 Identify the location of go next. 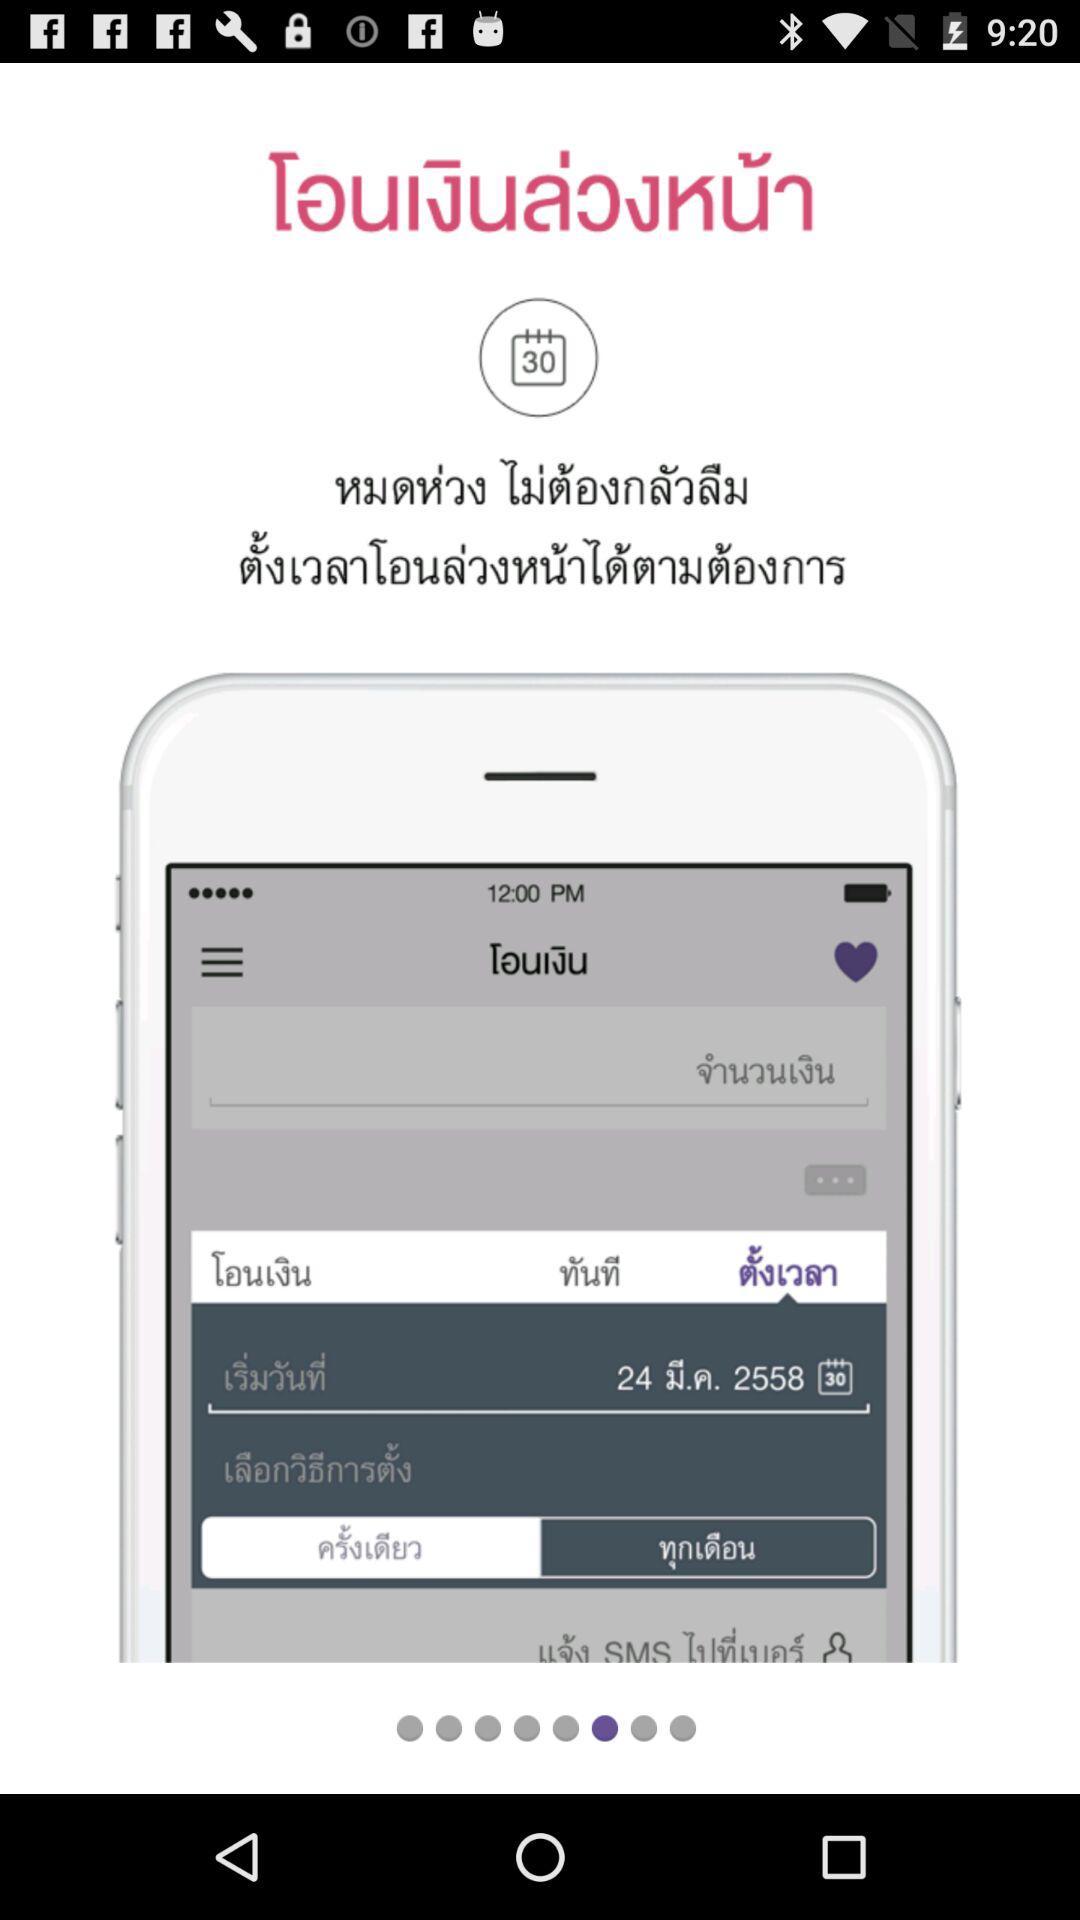
(603, 1727).